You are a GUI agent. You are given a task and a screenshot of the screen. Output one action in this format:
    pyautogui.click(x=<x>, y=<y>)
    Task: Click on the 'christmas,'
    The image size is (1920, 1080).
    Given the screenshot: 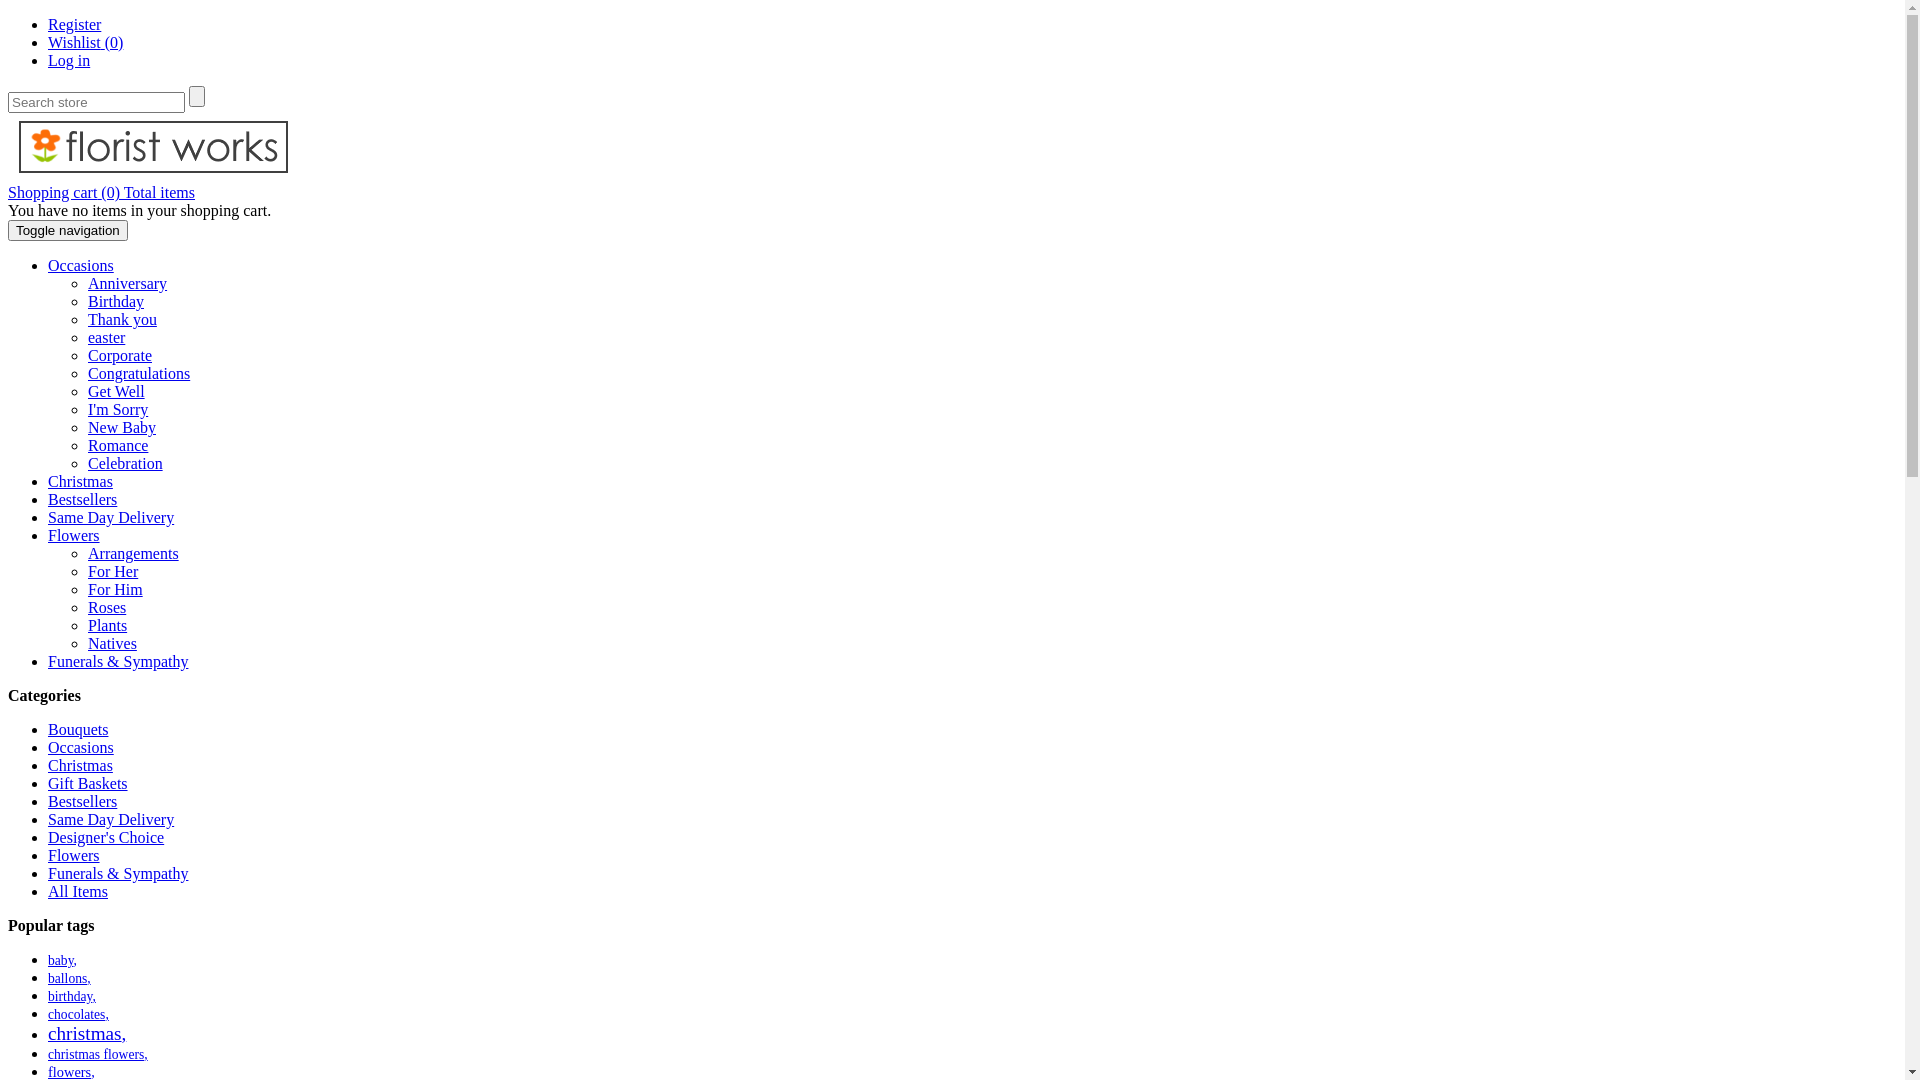 What is the action you would take?
    pyautogui.click(x=85, y=1033)
    